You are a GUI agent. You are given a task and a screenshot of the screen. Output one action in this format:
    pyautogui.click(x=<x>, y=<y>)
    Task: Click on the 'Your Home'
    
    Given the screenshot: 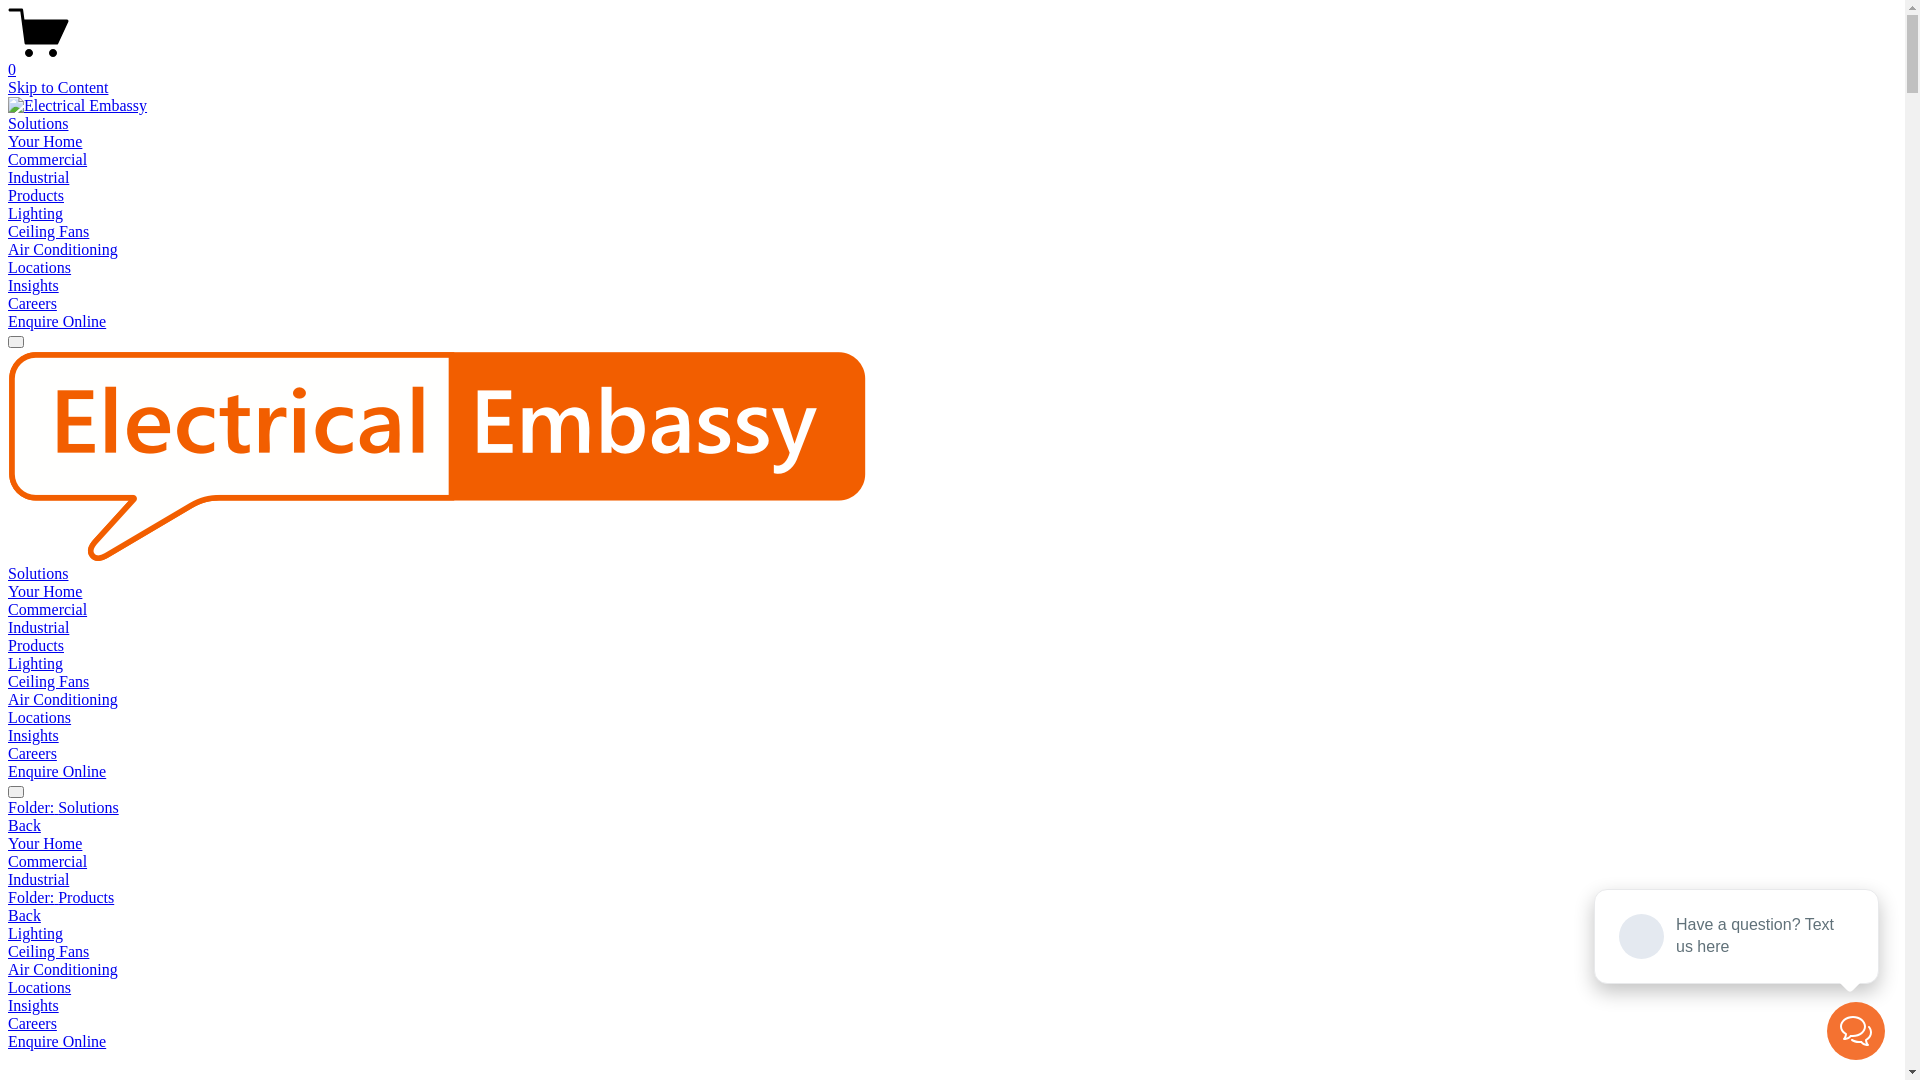 What is the action you would take?
    pyautogui.click(x=44, y=140)
    